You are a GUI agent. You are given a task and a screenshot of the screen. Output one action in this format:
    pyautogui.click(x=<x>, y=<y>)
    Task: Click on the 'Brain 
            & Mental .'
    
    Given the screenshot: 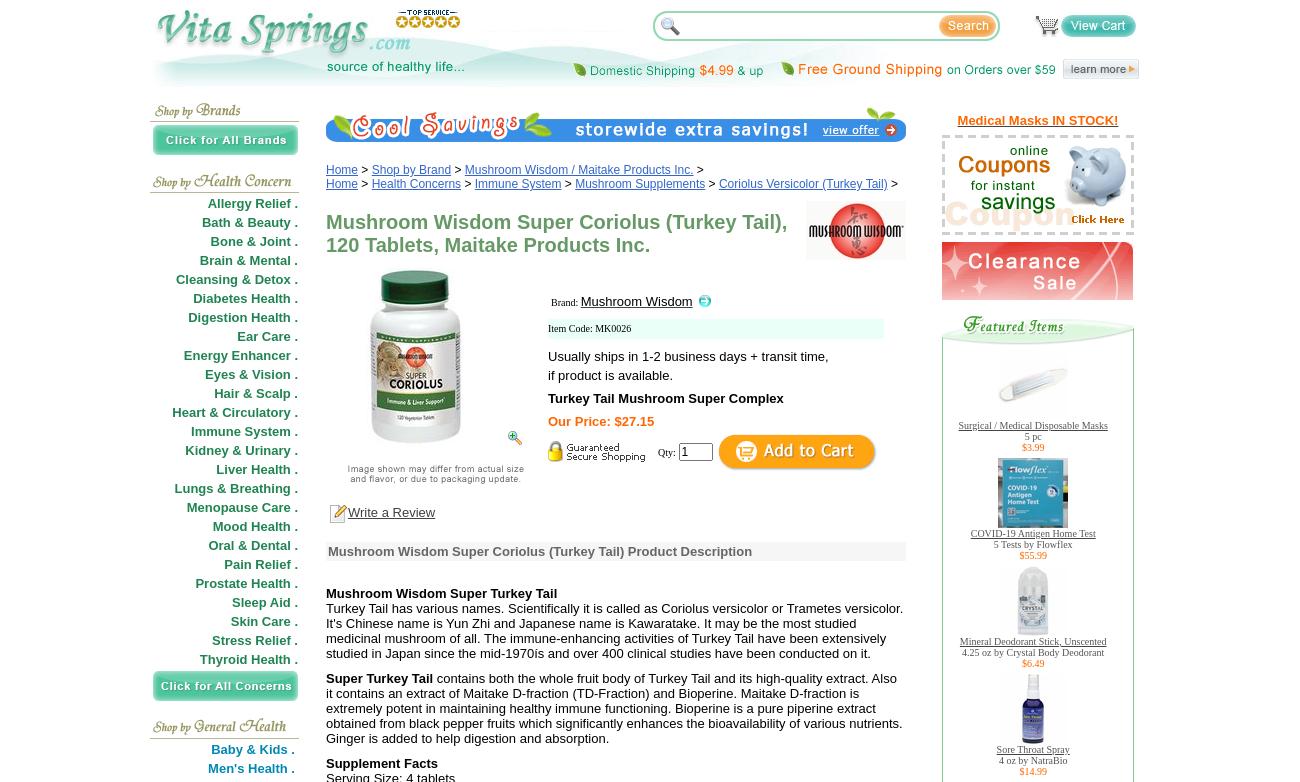 What is the action you would take?
    pyautogui.click(x=247, y=259)
    